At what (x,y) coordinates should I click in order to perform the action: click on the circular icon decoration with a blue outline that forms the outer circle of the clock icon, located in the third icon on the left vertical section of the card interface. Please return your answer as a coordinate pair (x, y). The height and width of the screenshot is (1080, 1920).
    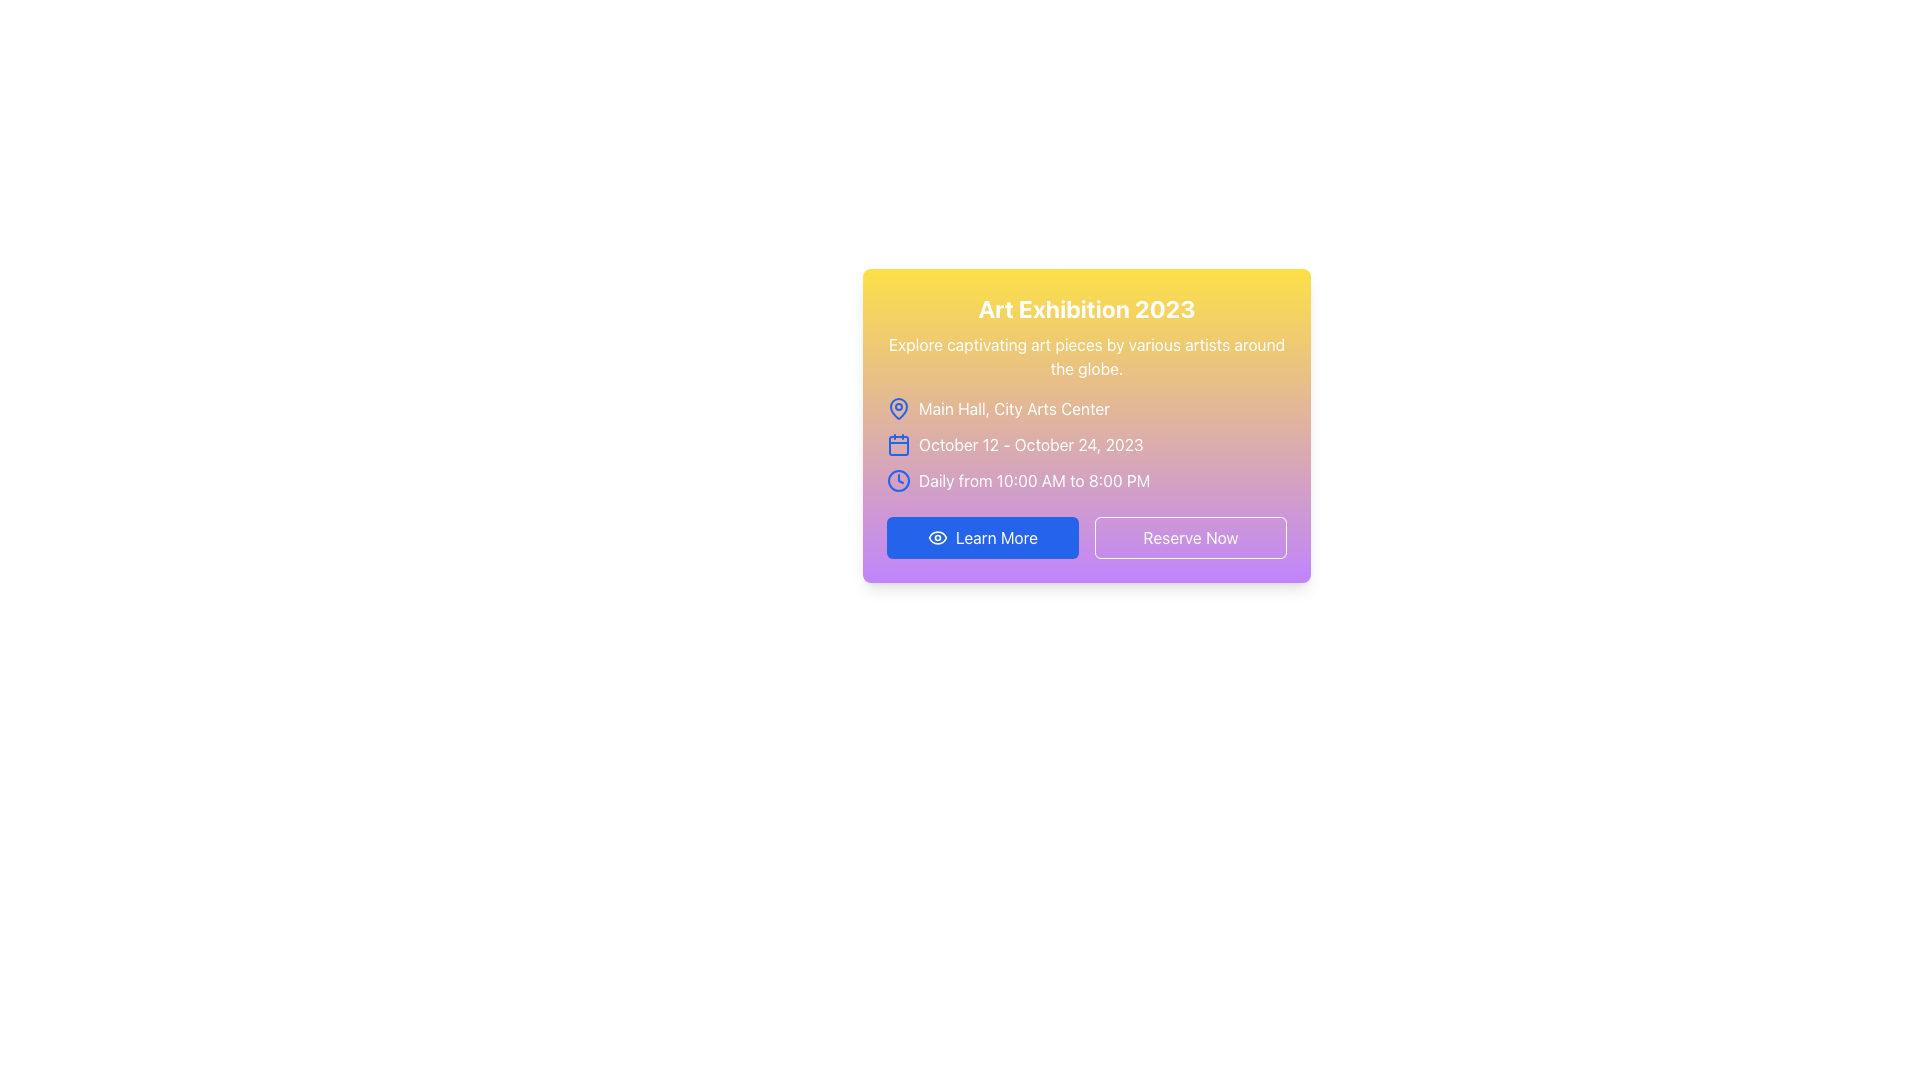
    Looking at the image, I should click on (897, 481).